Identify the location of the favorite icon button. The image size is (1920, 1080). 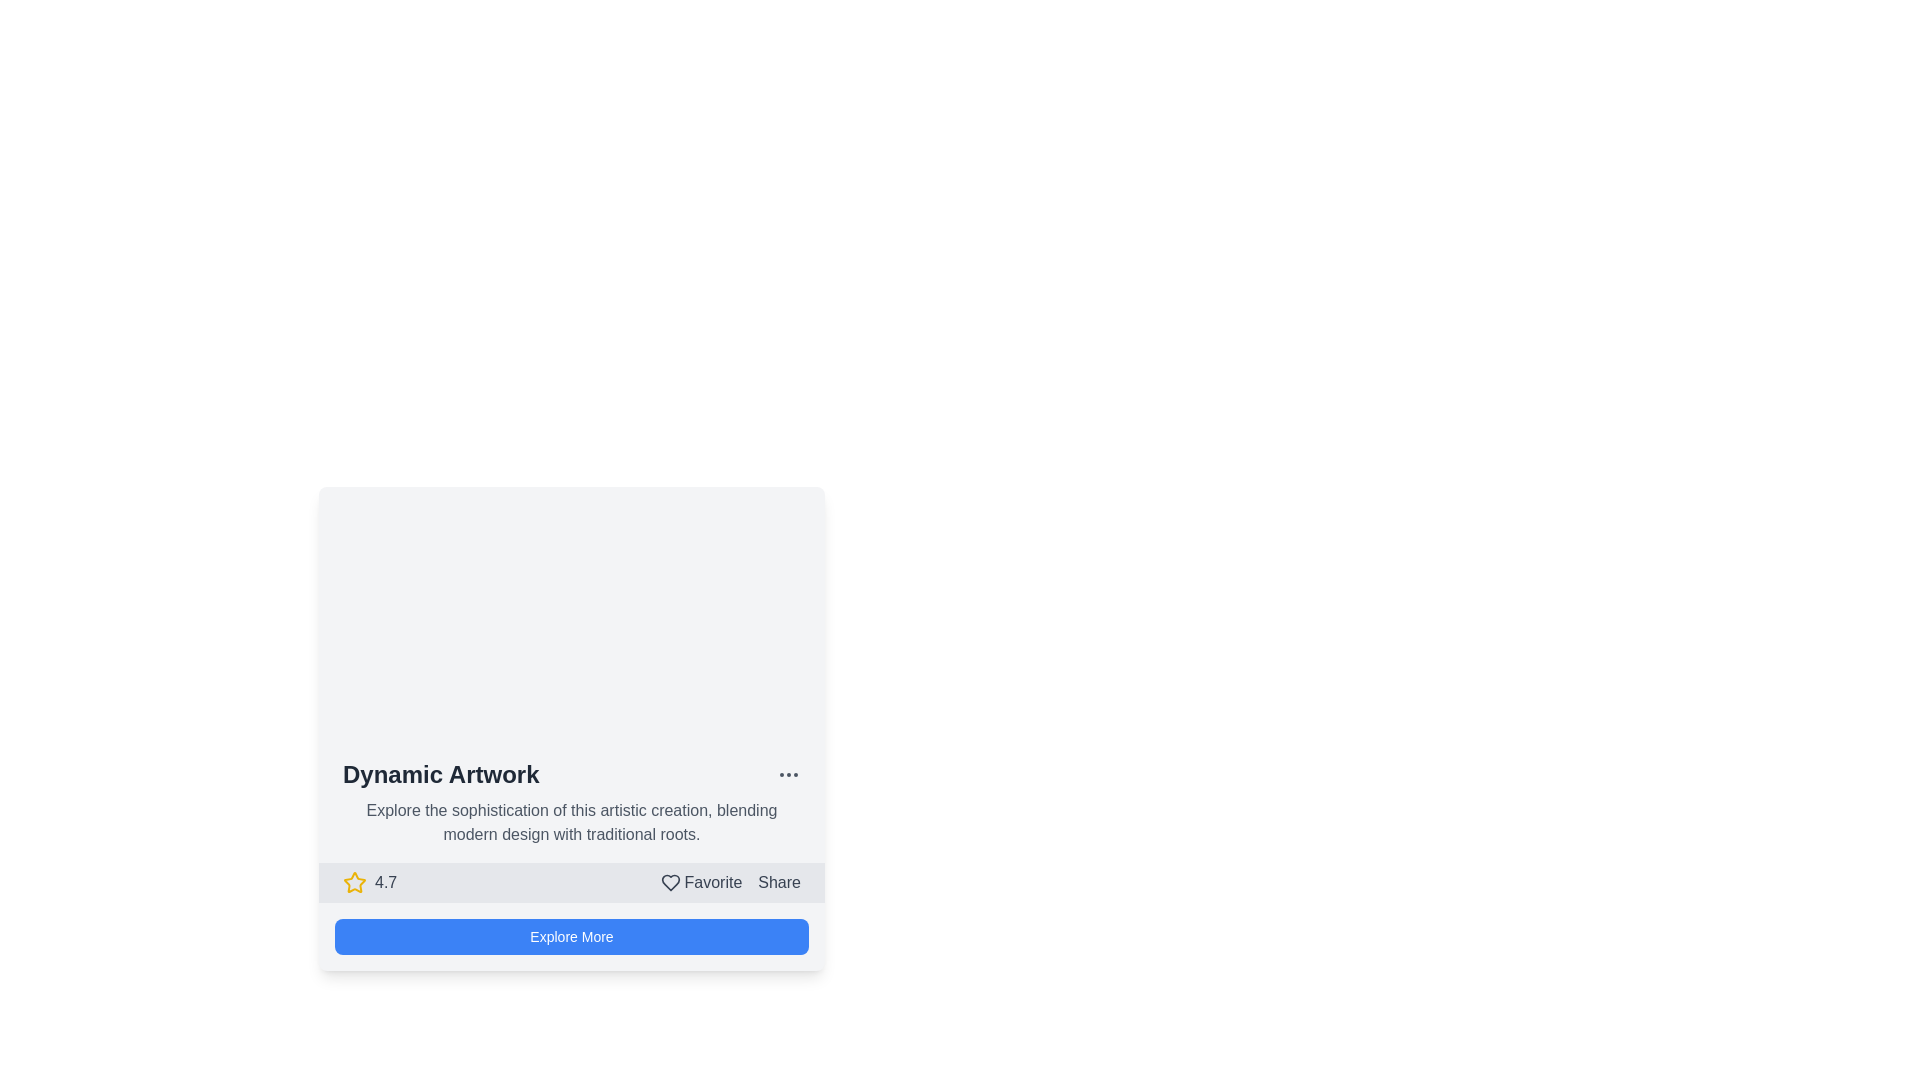
(670, 882).